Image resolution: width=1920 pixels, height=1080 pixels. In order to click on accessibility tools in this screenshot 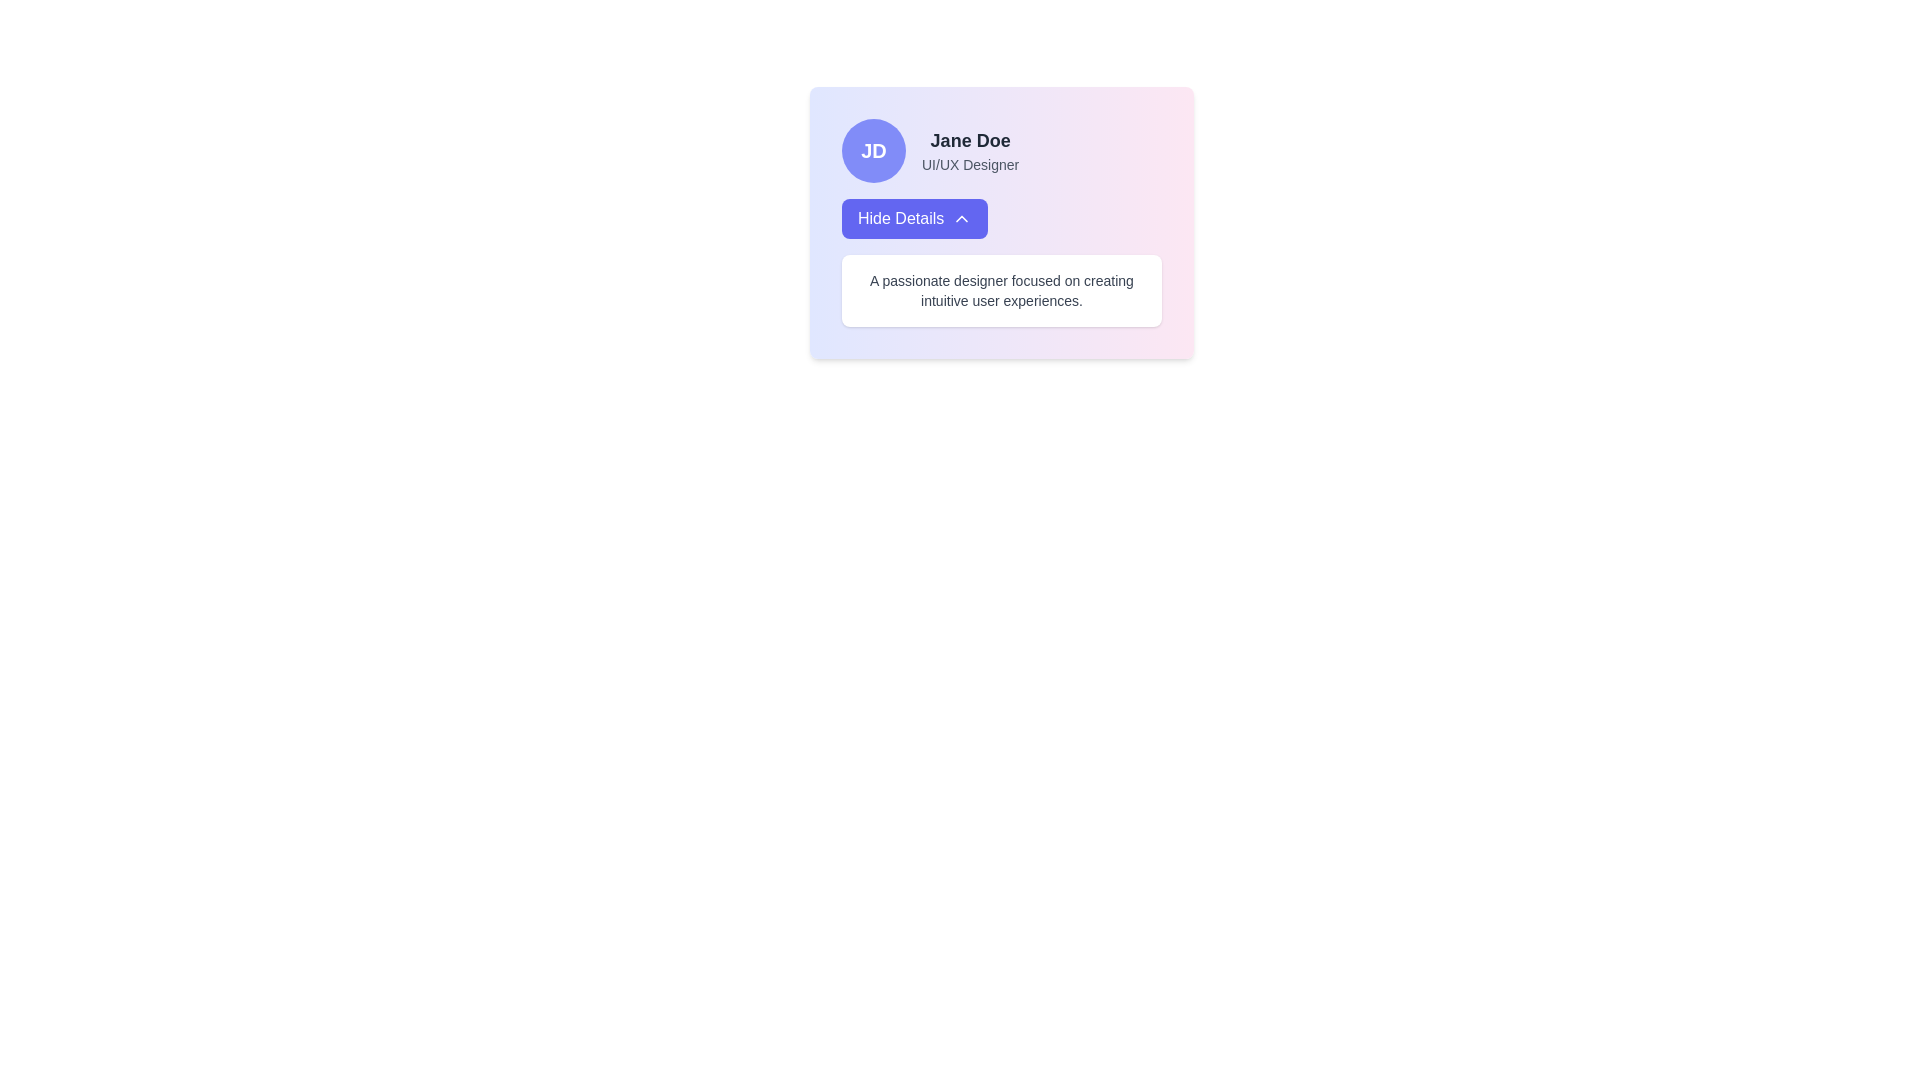, I will do `click(970, 149)`.